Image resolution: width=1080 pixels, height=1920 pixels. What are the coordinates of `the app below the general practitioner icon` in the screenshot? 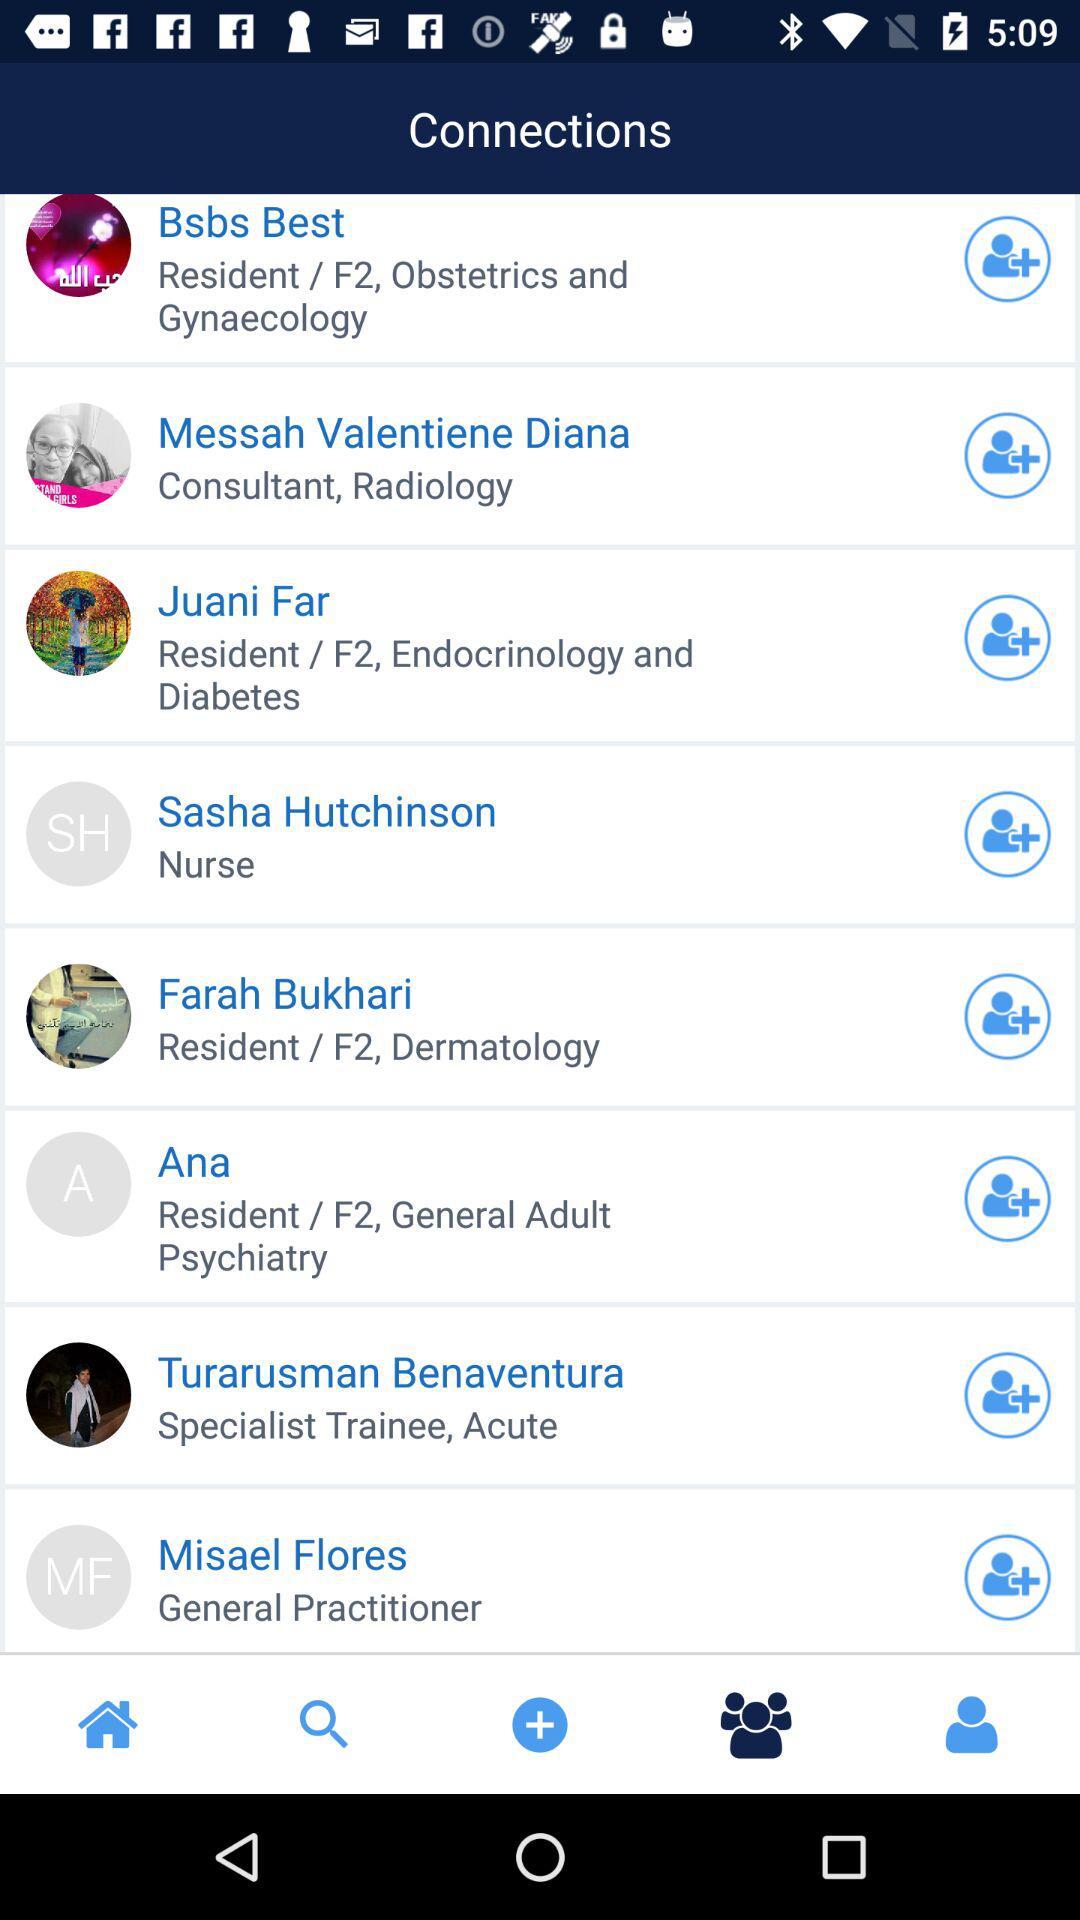 It's located at (323, 1723).